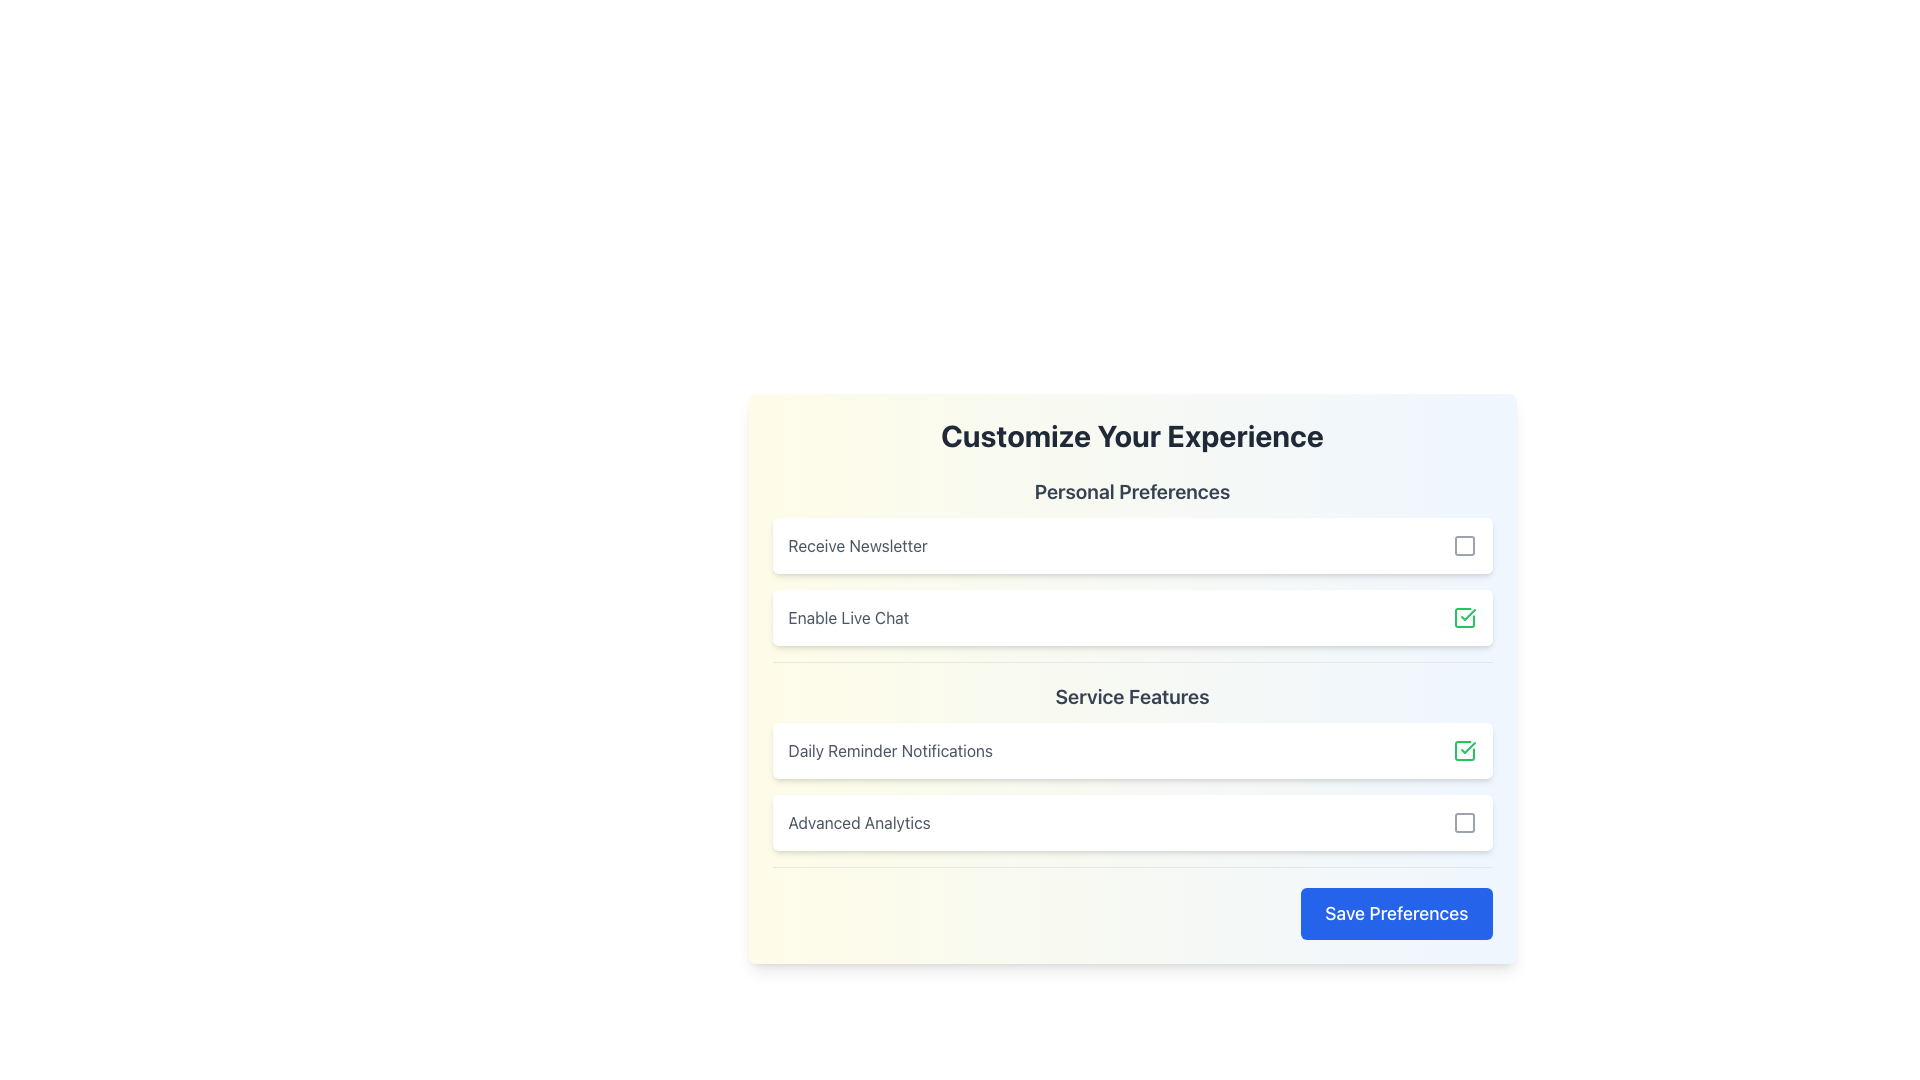 Image resolution: width=1920 pixels, height=1080 pixels. Describe the element at coordinates (848, 616) in the screenshot. I see `label describing the option to enable live chat functionality located under the 'Personal Preferences' section, positioned below 'Receive Newsletter' and above 'Service Features'` at that location.